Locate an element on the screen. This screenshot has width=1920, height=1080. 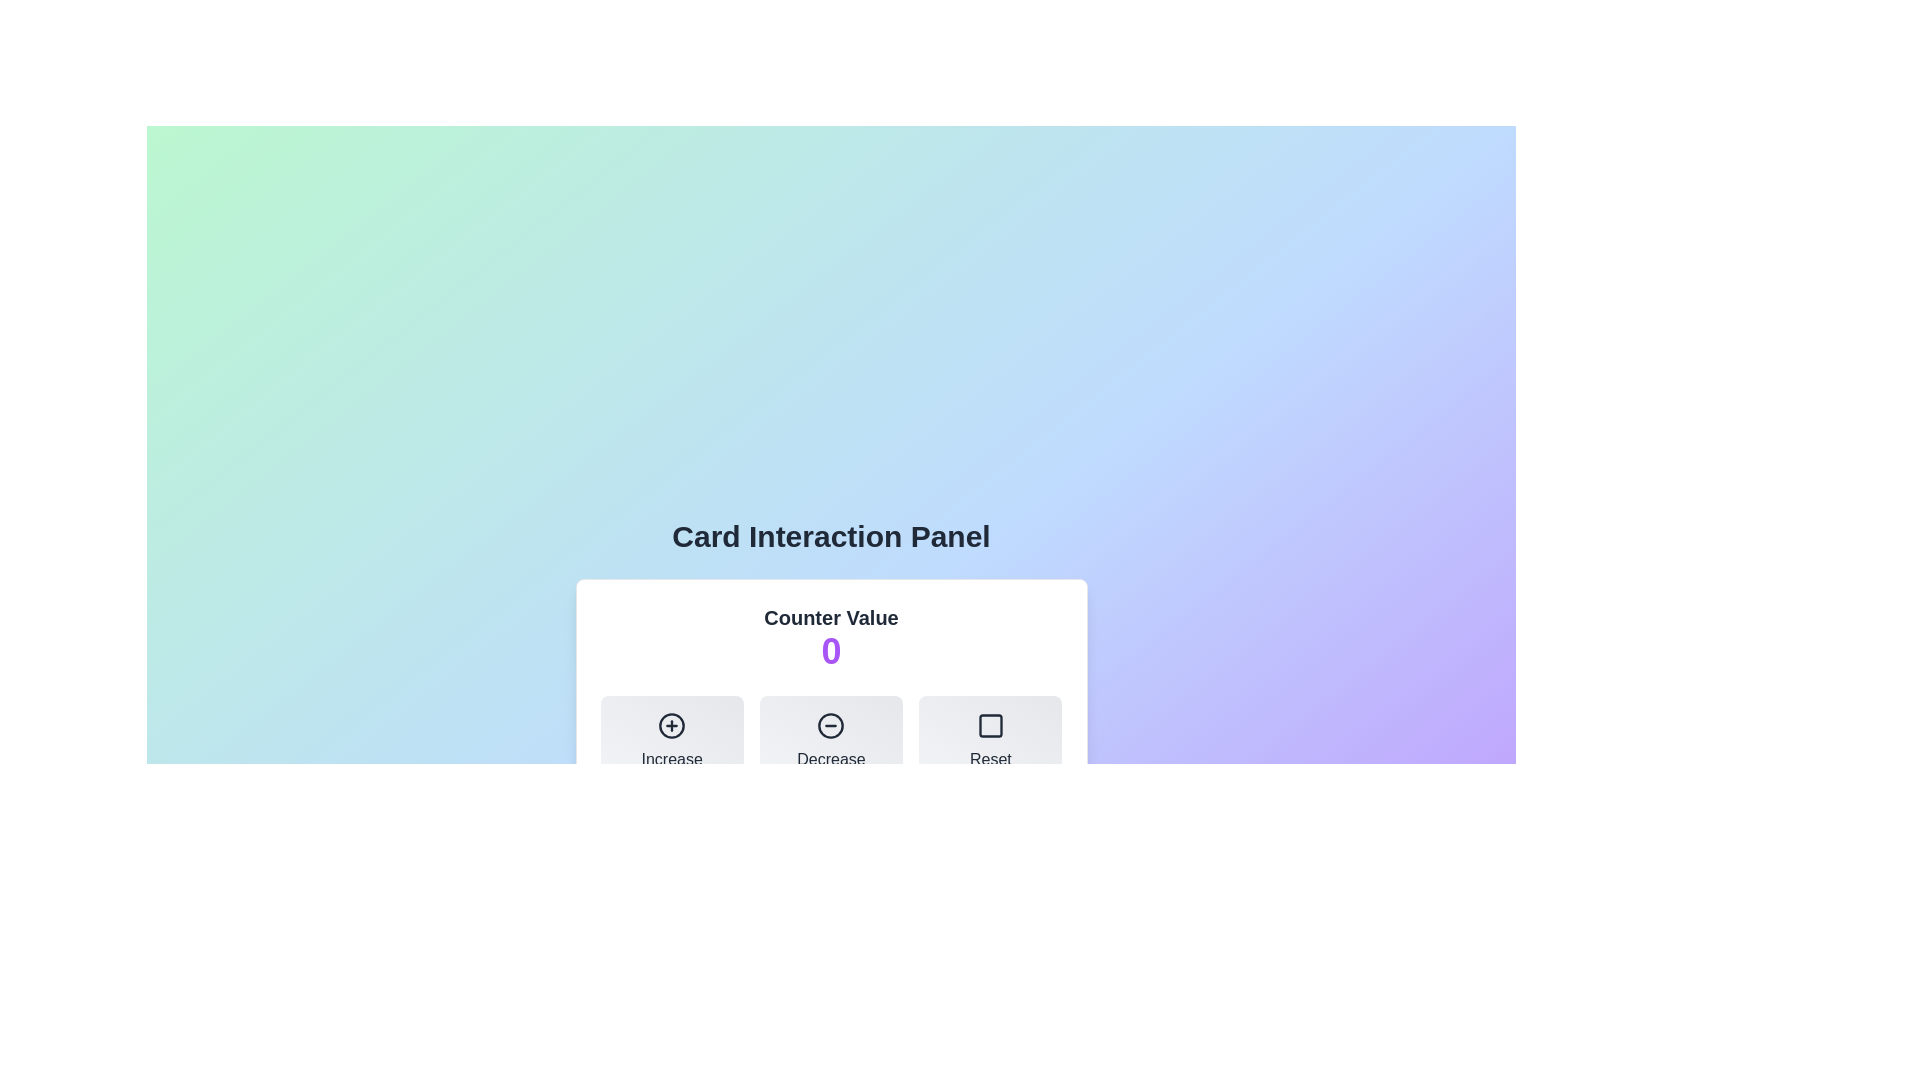
the icon resembling a circle with a horizontal minus symbol at its center, which is part of the 'Decrease' button located below the 'Counter Value' section is located at coordinates (831, 725).